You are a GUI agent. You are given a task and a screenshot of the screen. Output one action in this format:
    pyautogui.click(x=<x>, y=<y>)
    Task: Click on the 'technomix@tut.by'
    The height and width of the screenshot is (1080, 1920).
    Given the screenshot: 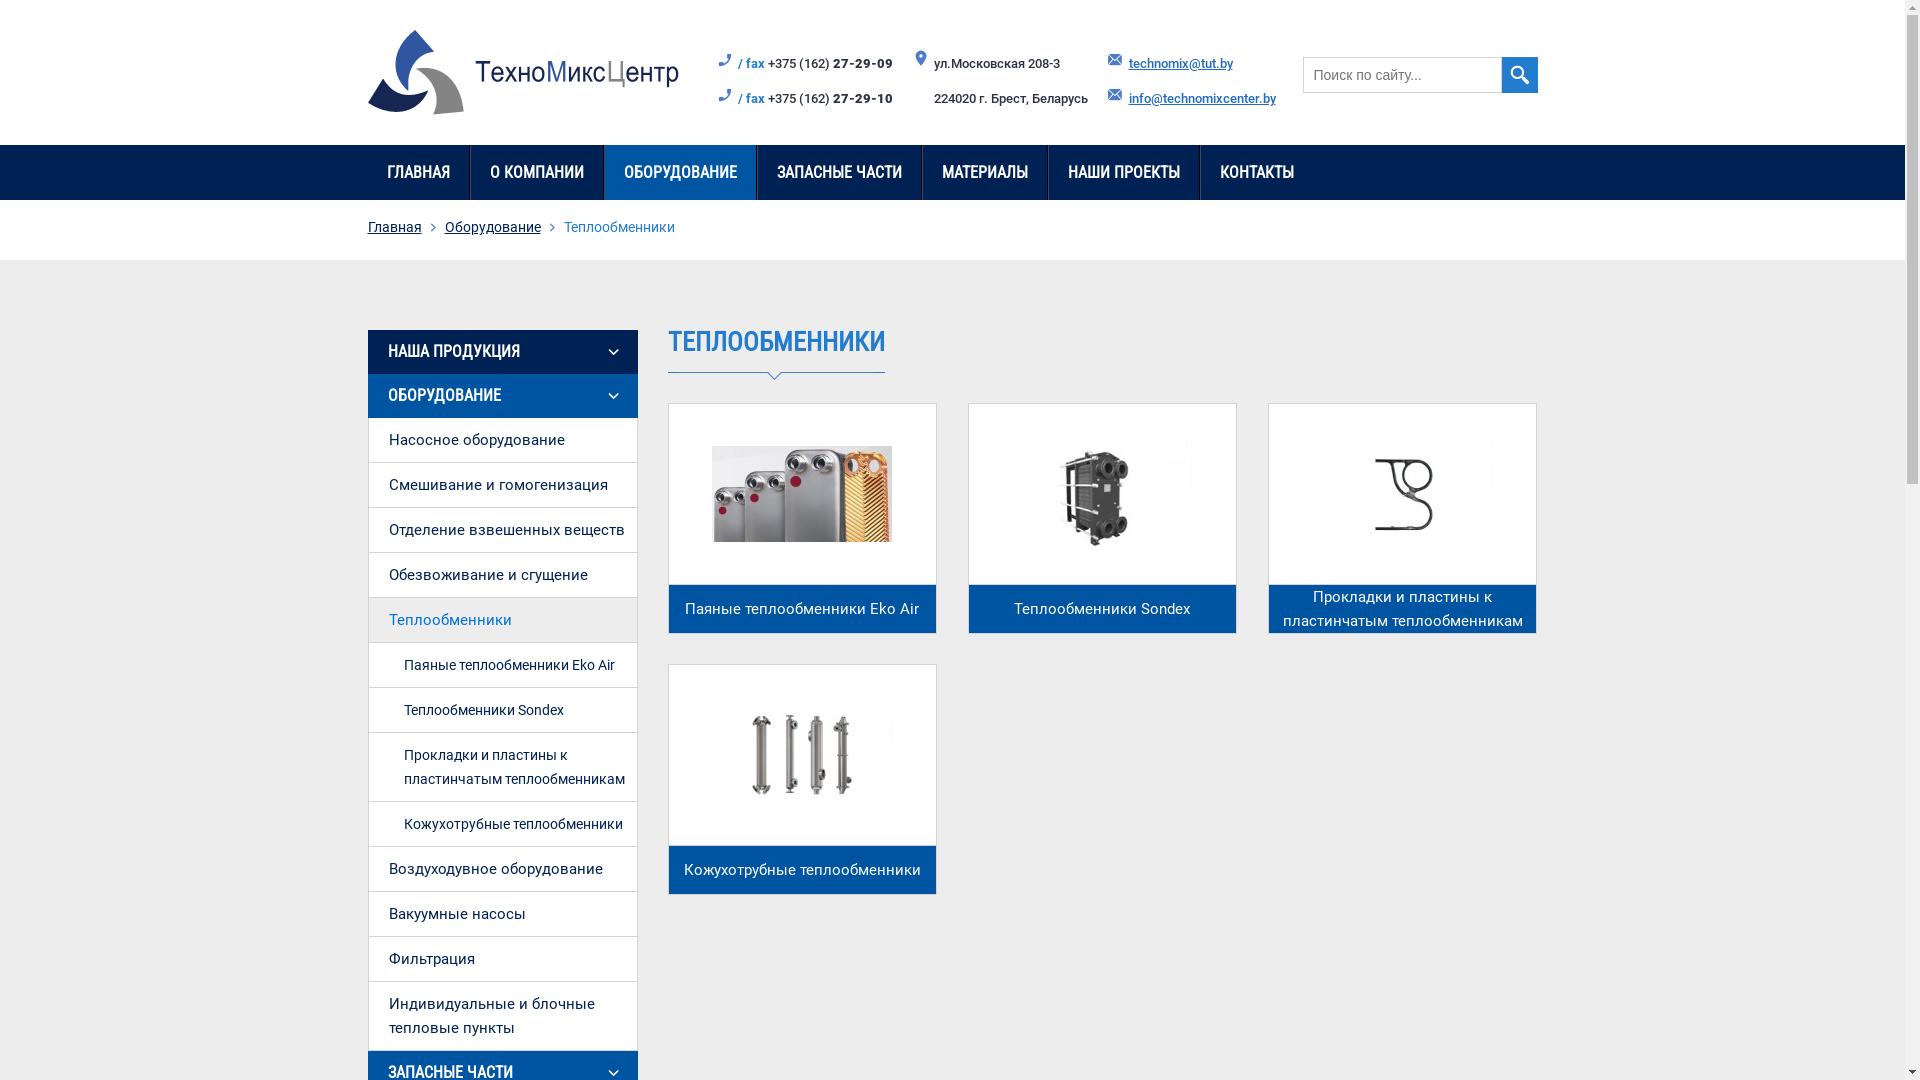 What is the action you would take?
    pyautogui.click(x=1180, y=62)
    